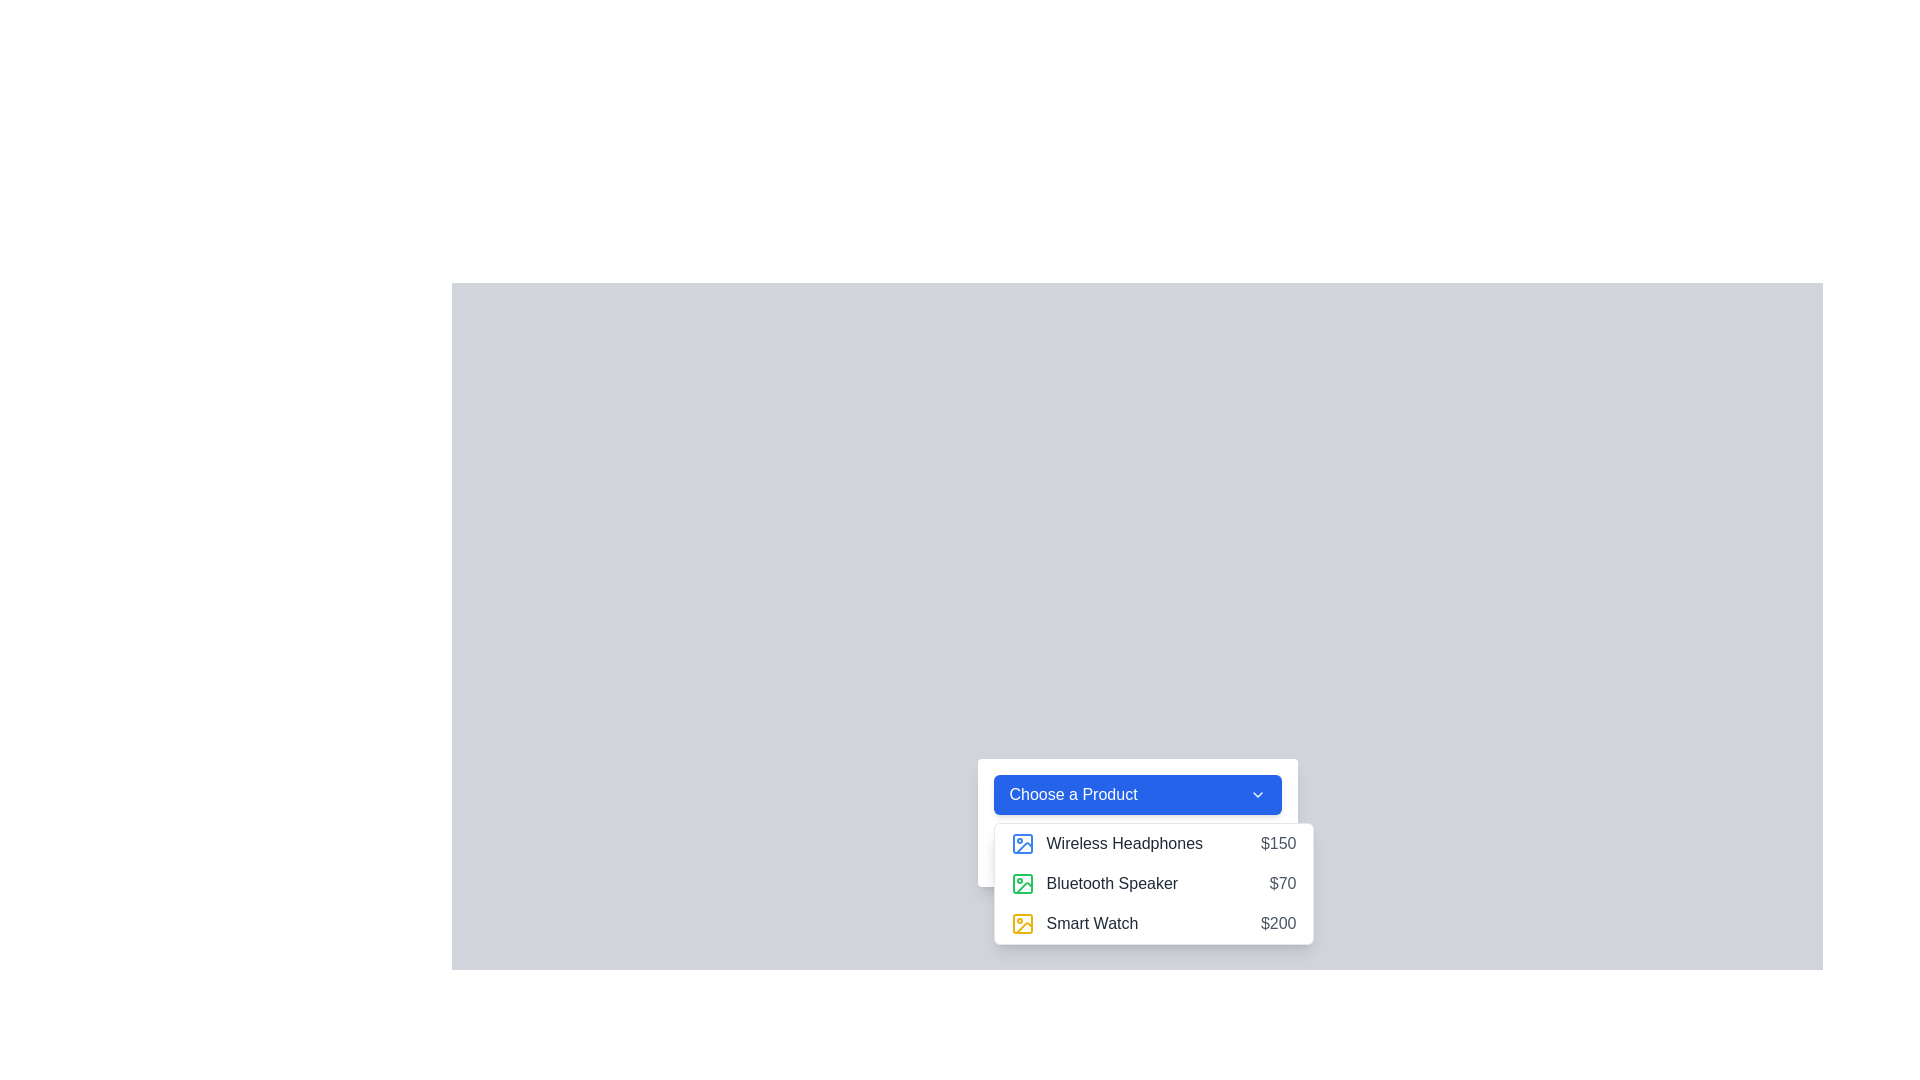  Describe the element at coordinates (1137, 822) in the screenshot. I see `the dropdown menu item that contains options for products, specifically targeting the 'Wireless Headphones' option which is the first item` at that location.